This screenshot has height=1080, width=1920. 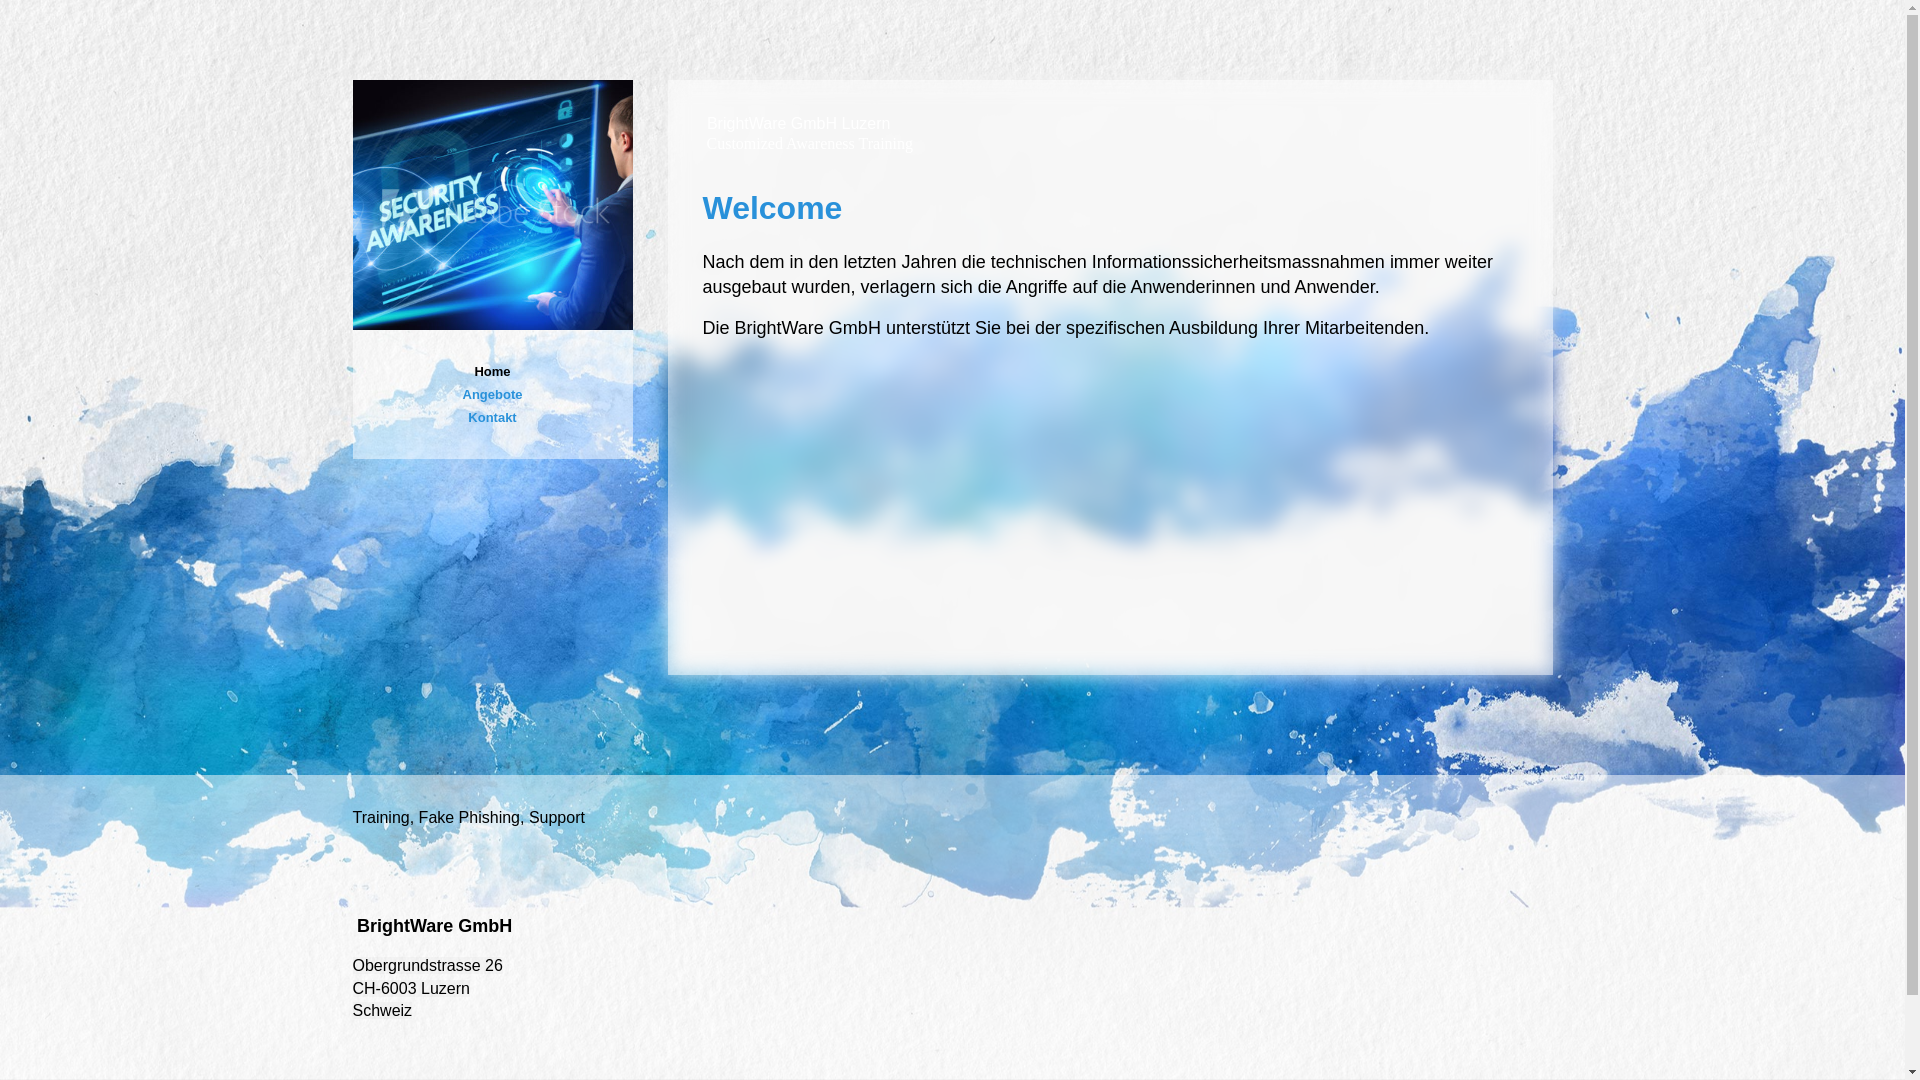 I want to click on 'Angebote', so click(x=491, y=394).